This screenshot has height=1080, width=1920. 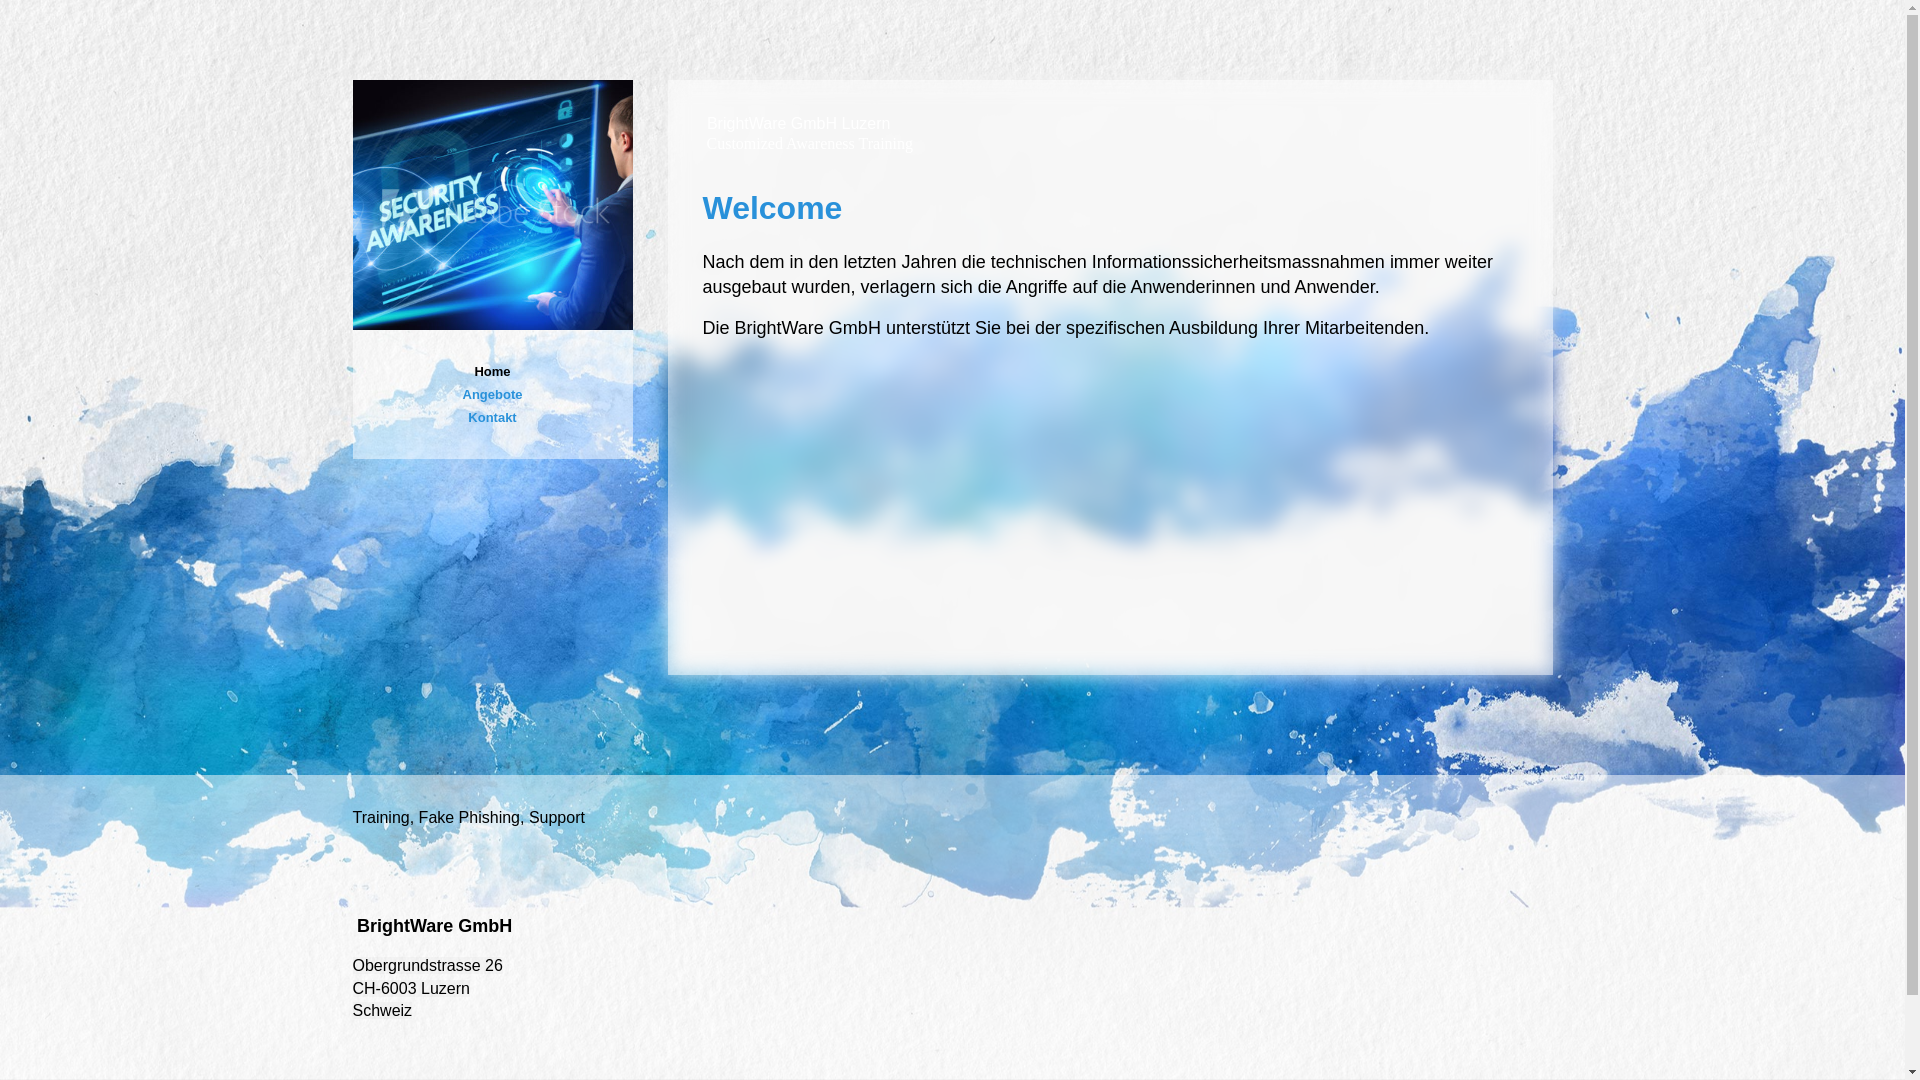 I want to click on 'Angebote', so click(x=491, y=394).